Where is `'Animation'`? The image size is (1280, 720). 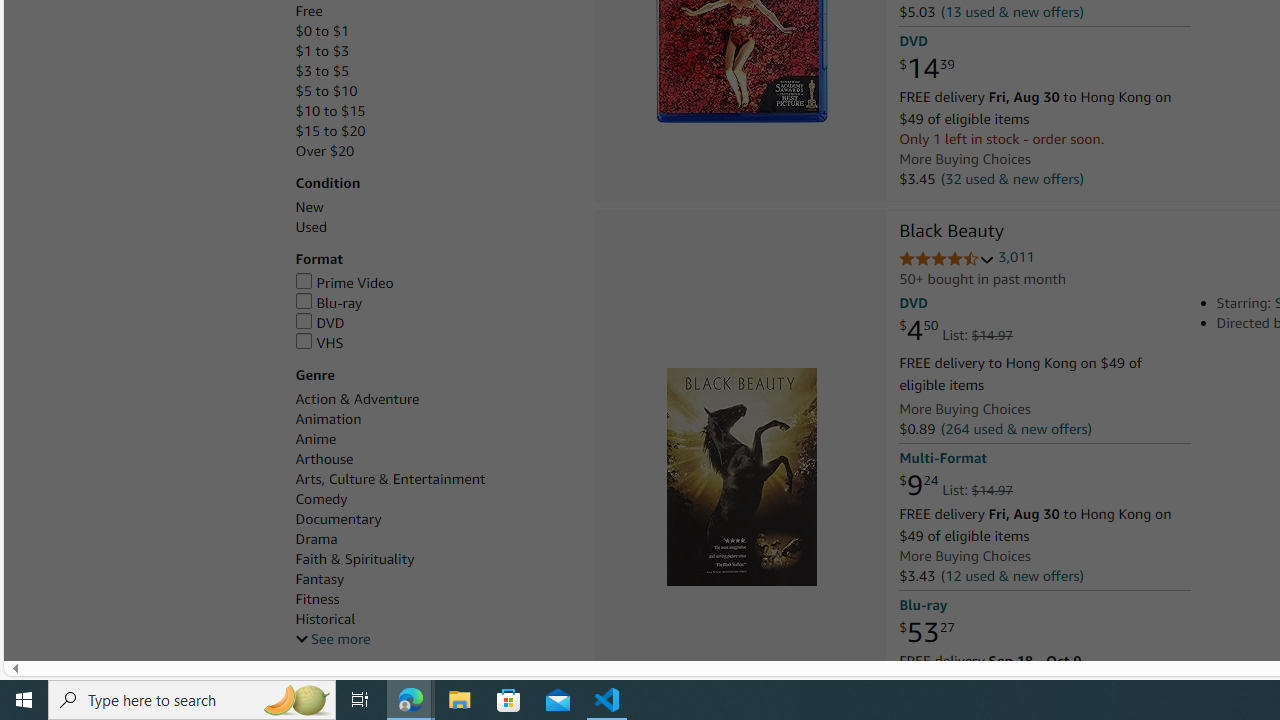 'Animation' is located at coordinates (328, 418).